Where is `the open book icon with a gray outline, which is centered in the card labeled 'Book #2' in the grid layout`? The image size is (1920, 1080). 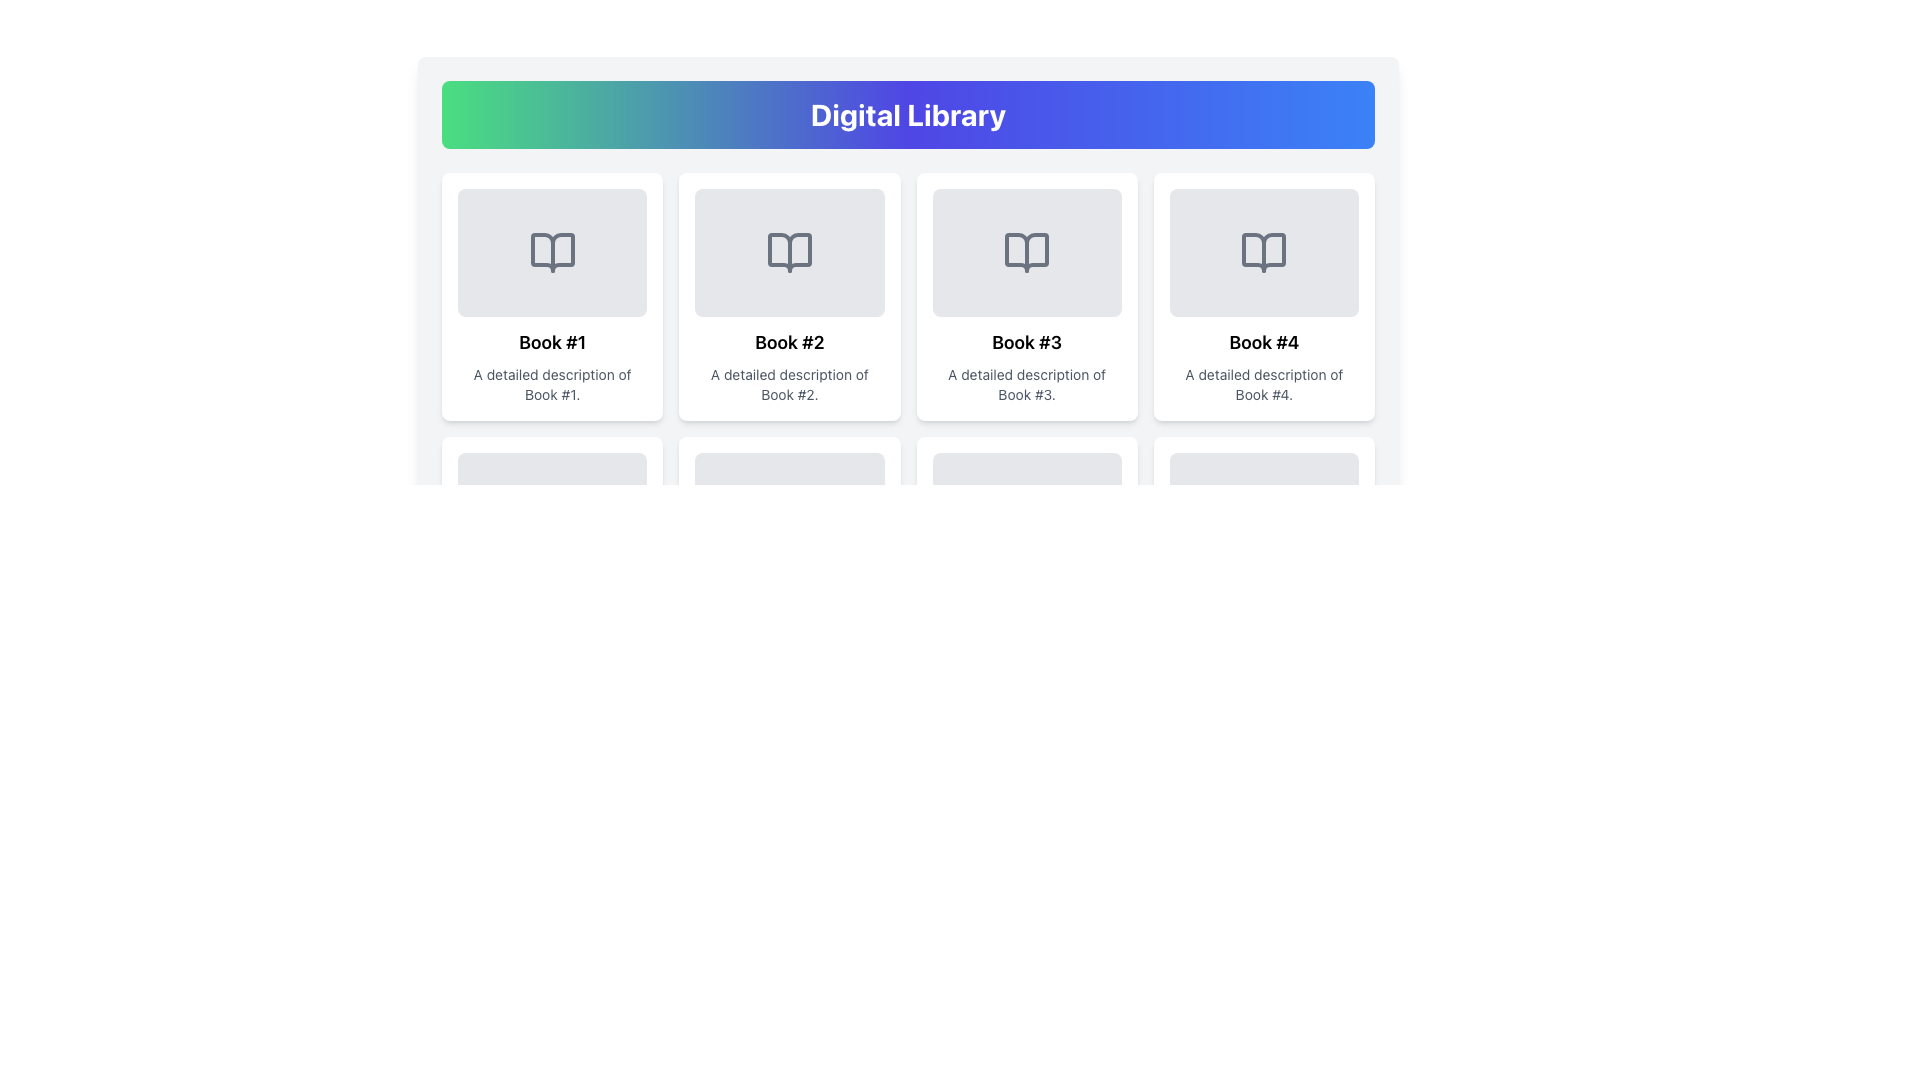
the open book icon with a gray outline, which is centered in the card labeled 'Book #2' in the grid layout is located at coordinates (788, 252).